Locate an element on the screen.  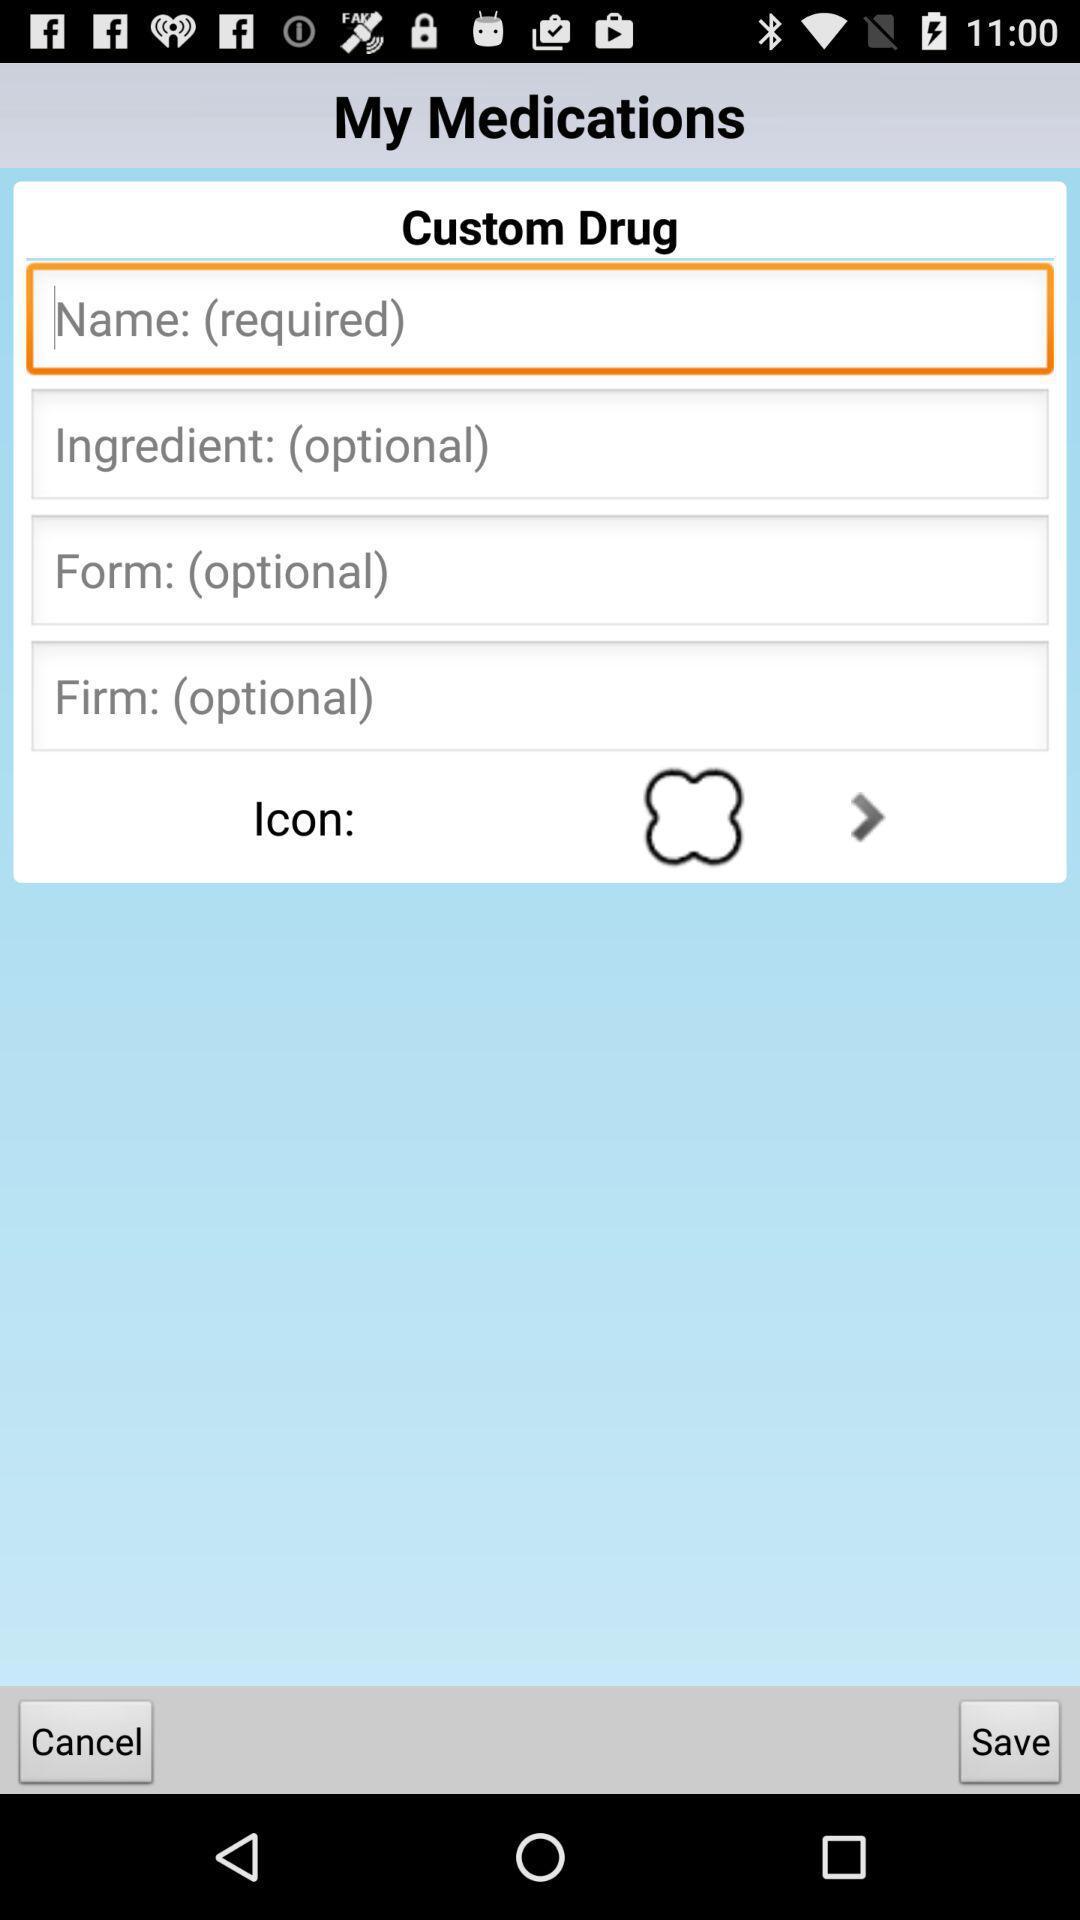
medicine ingredient optional is located at coordinates (540, 449).